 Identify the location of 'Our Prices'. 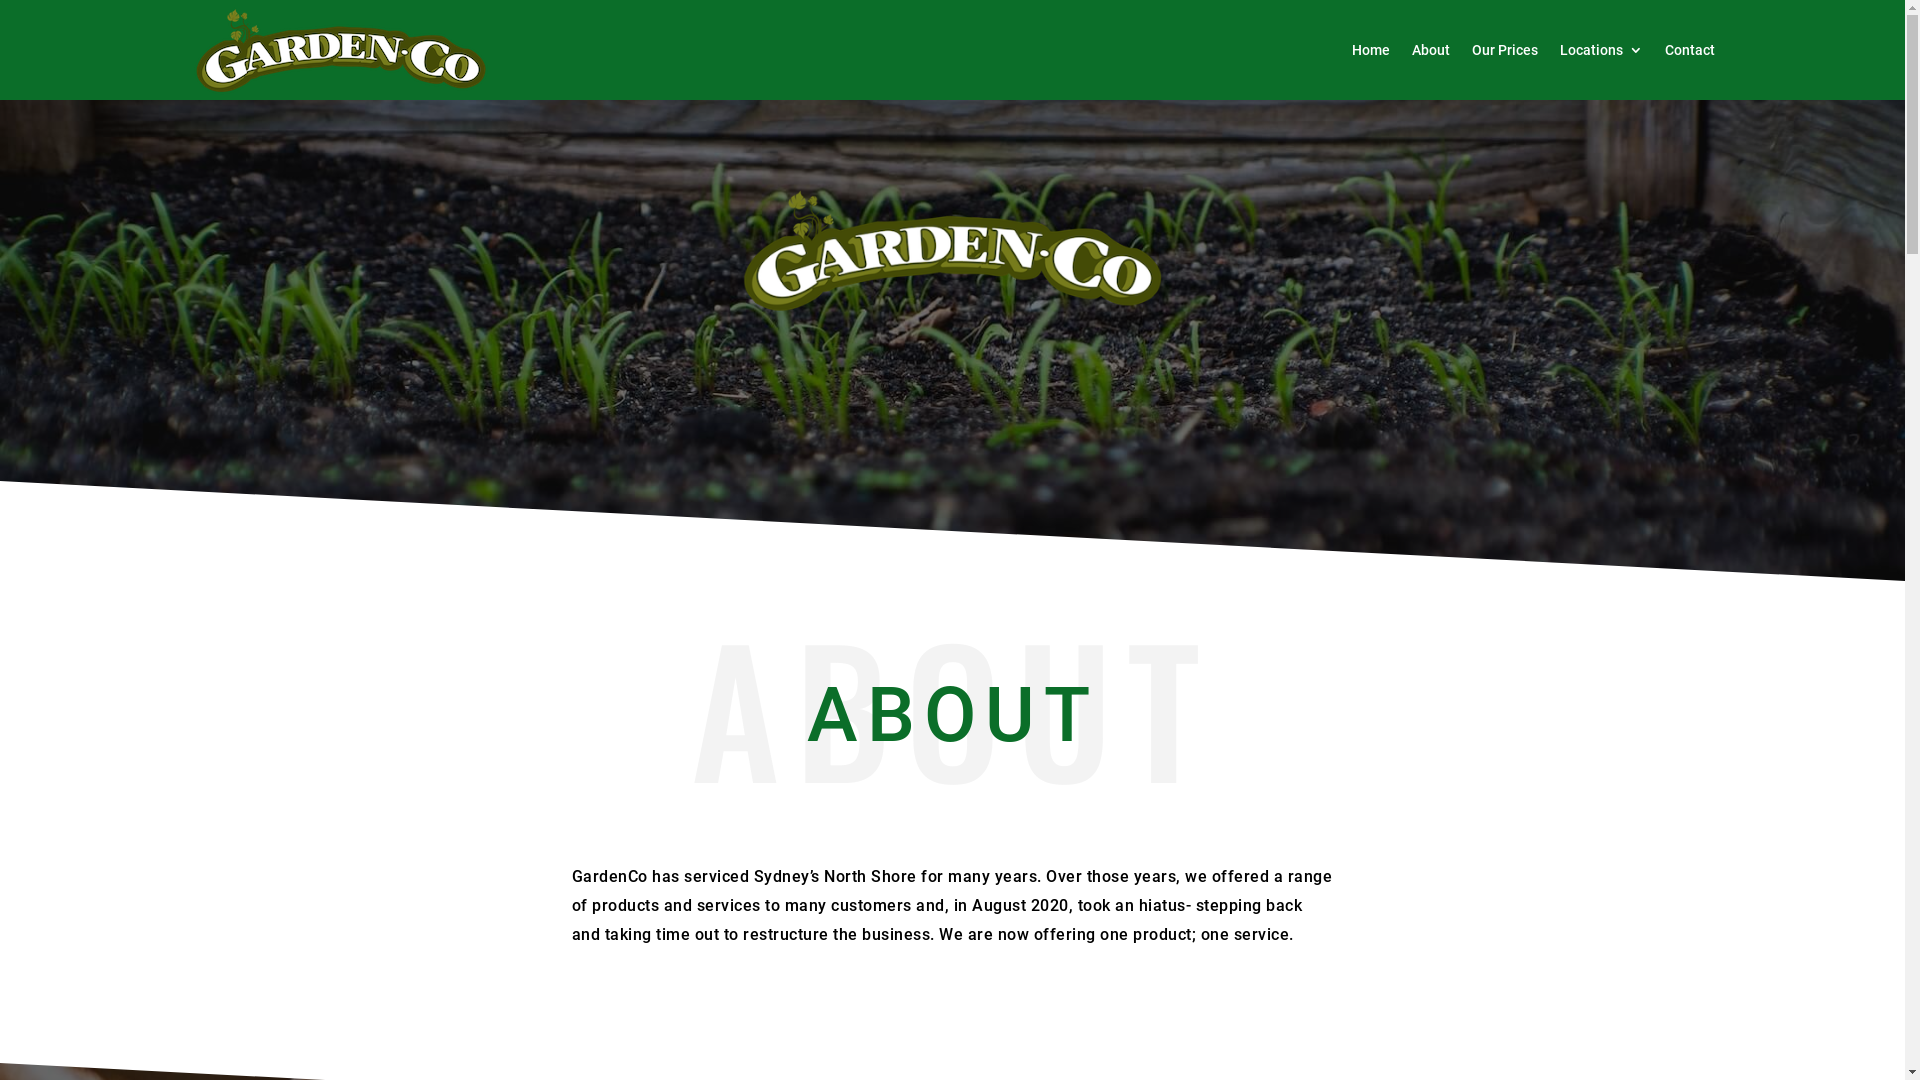
(1472, 49).